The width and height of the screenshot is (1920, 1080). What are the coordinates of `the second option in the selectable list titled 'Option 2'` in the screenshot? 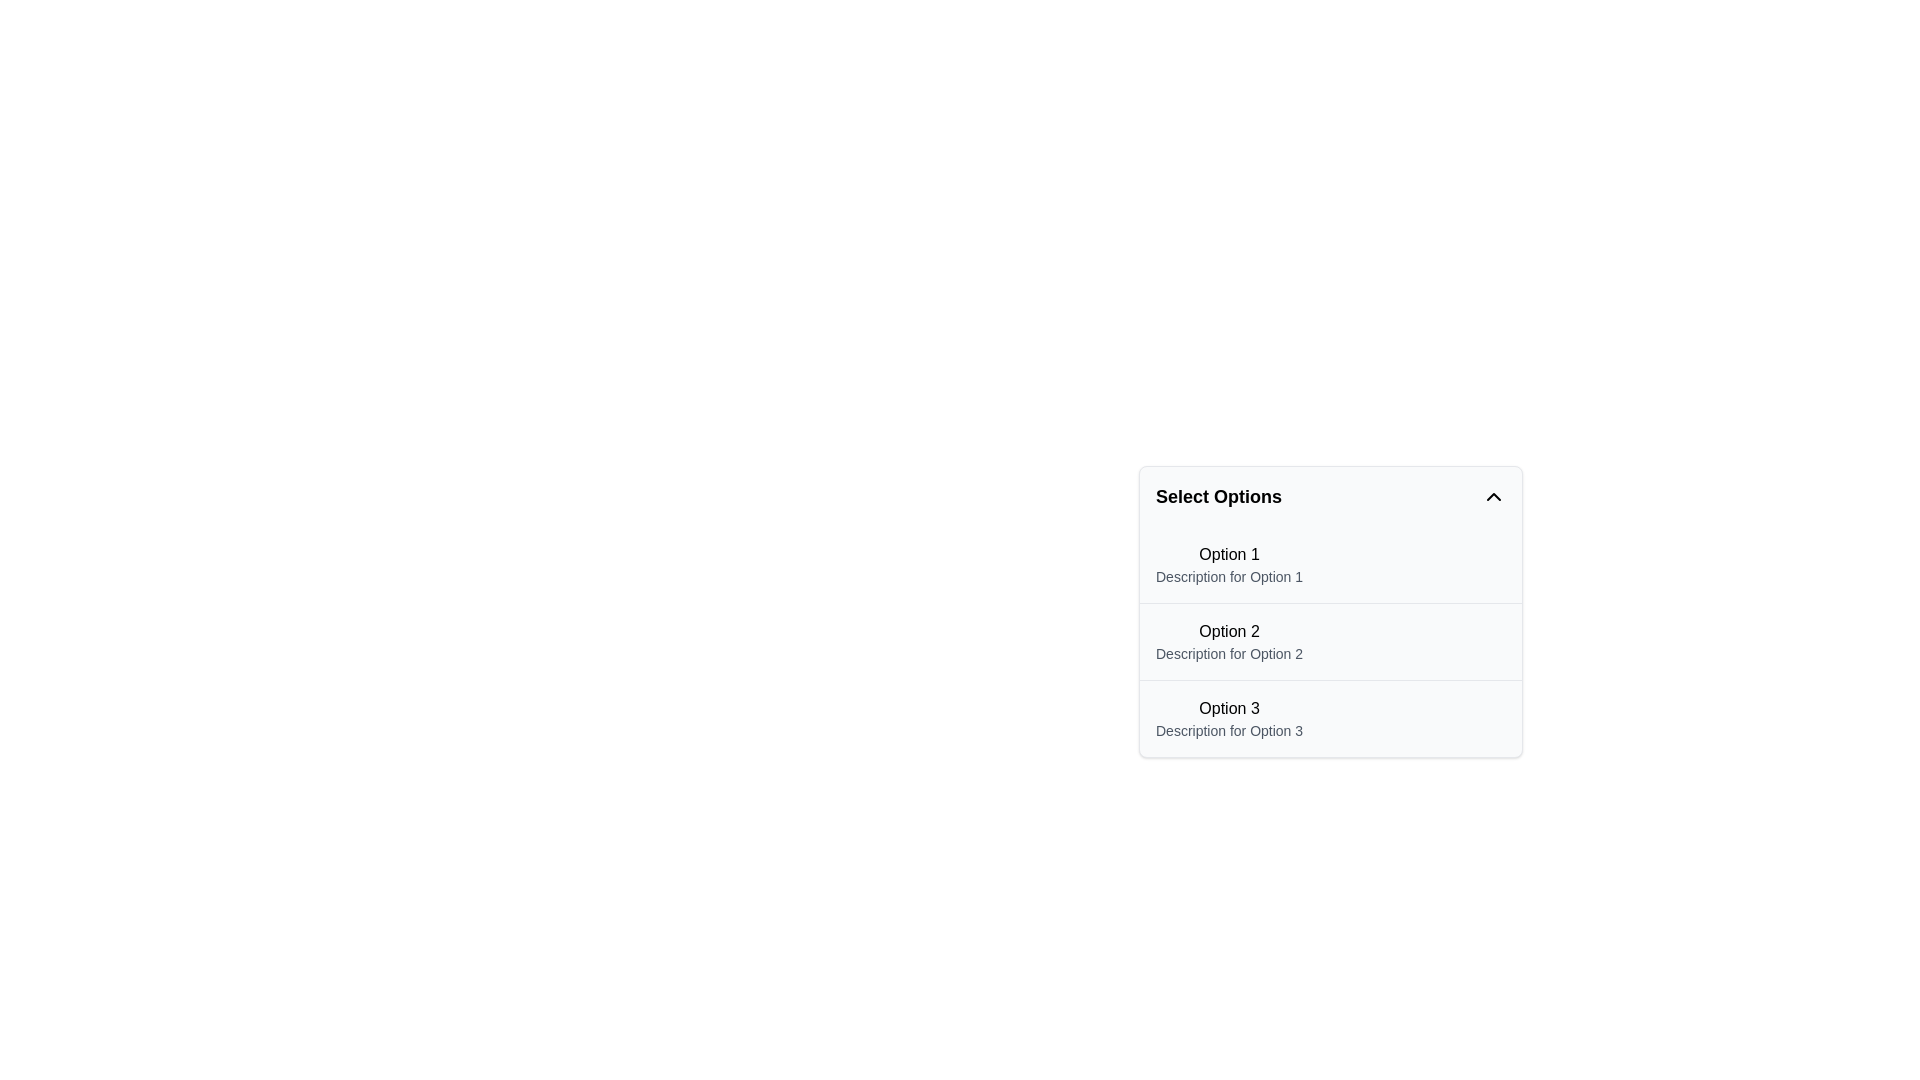 It's located at (1228, 641).